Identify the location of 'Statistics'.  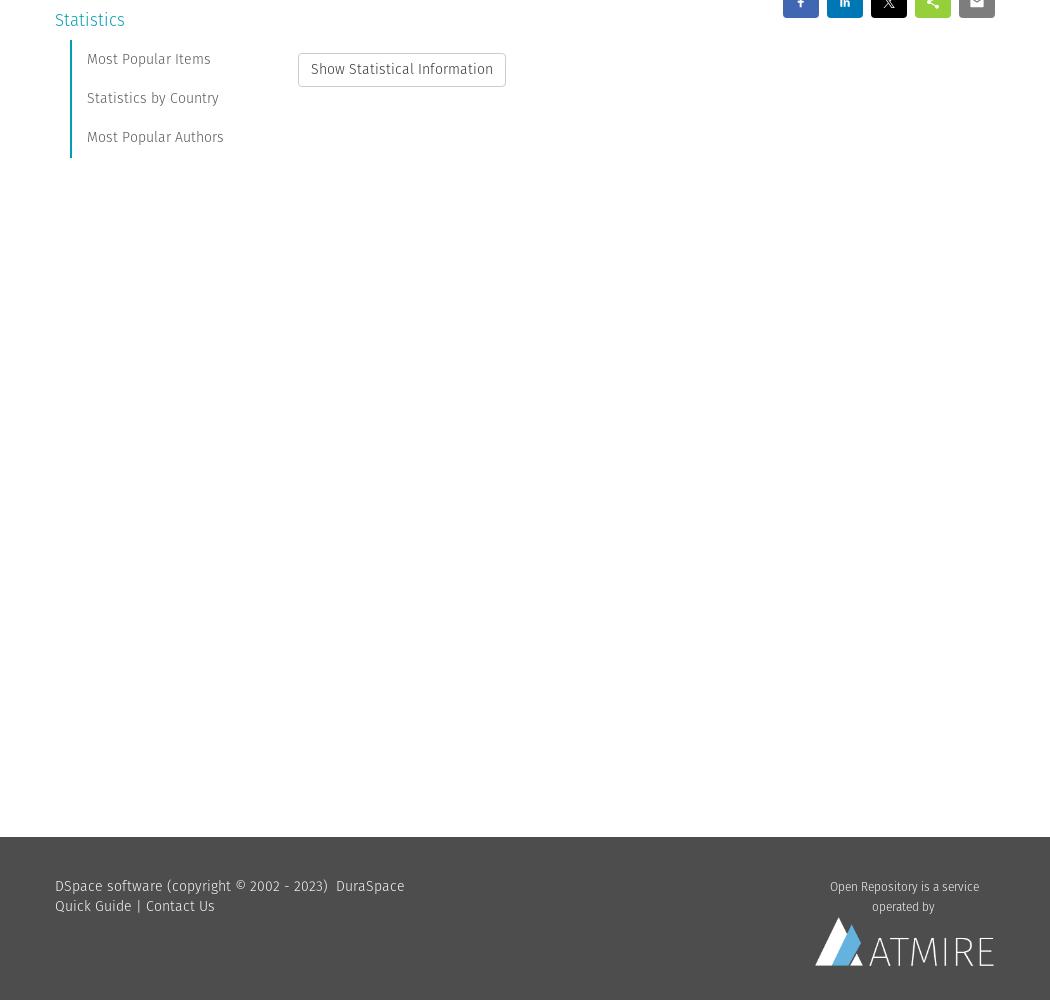
(89, 20).